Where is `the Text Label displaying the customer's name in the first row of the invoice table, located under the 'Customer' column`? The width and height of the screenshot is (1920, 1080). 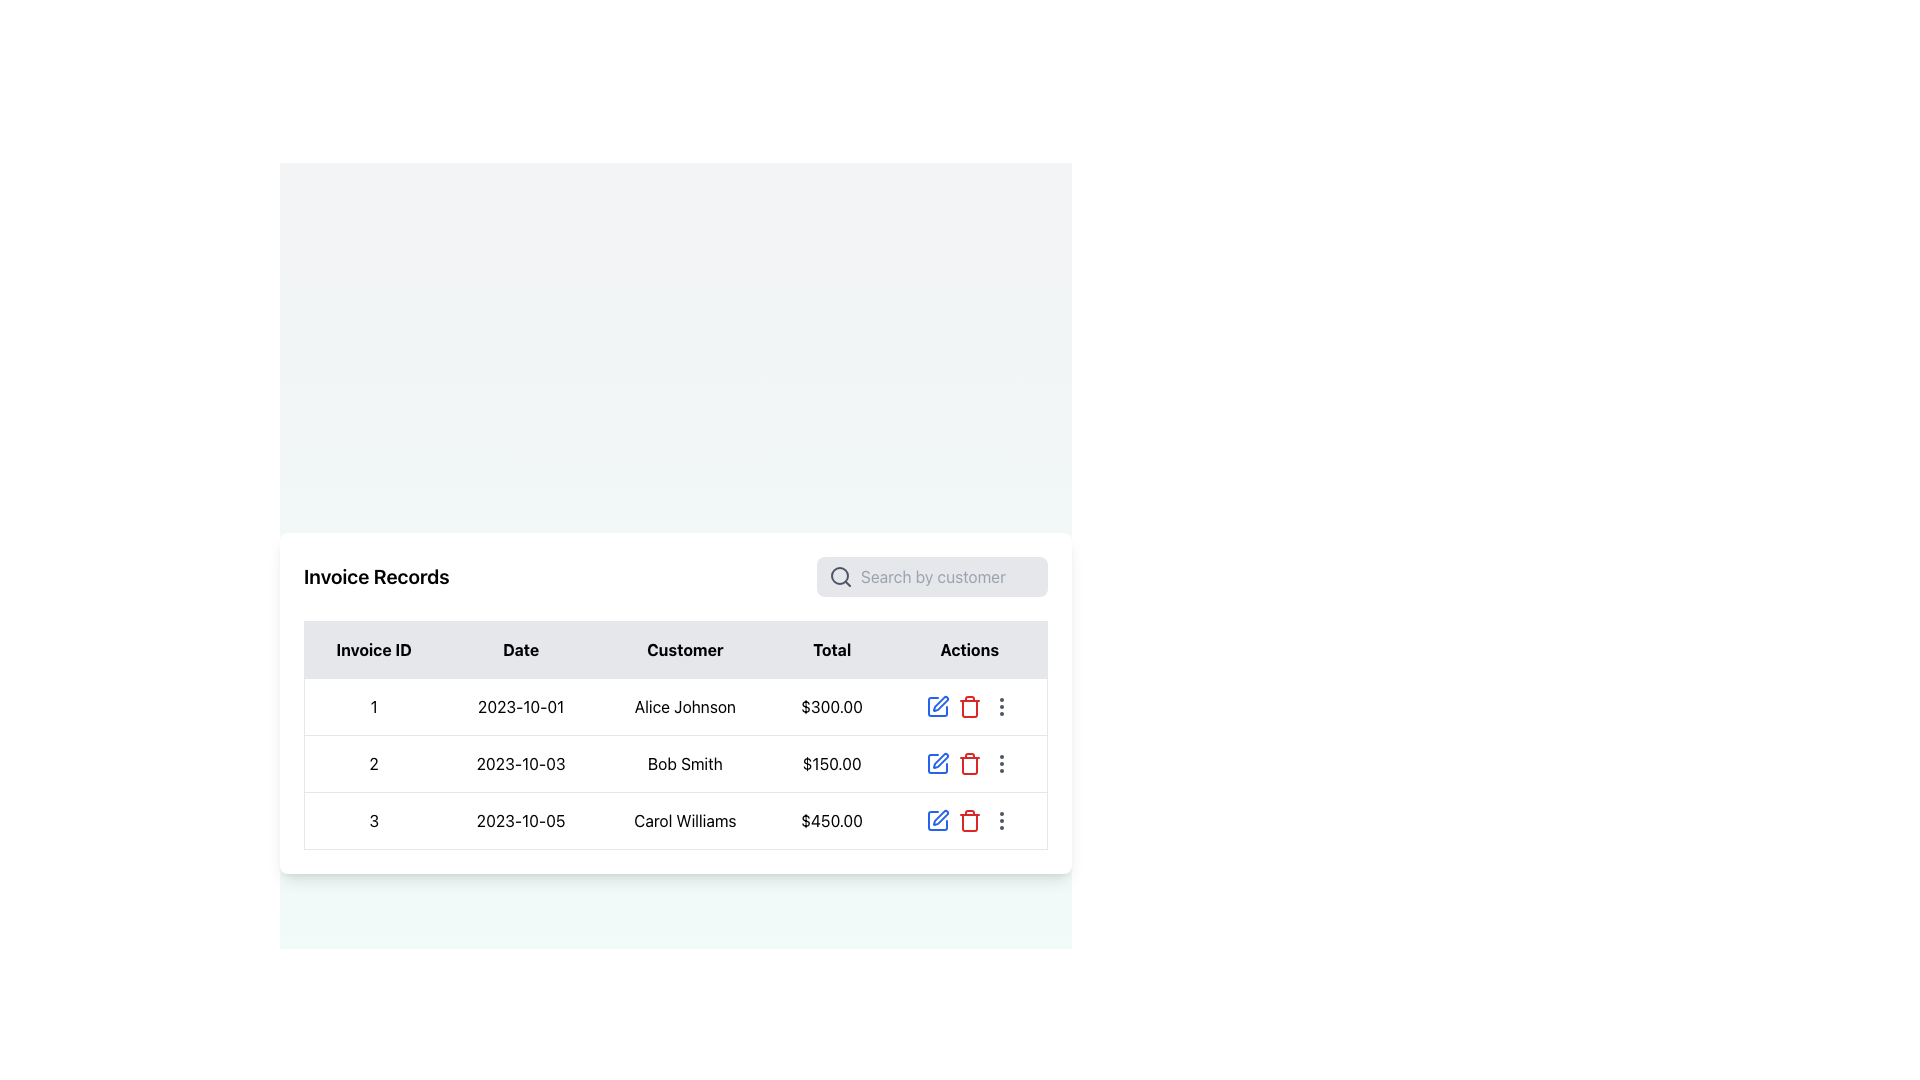
the Text Label displaying the customer's name in the first row of the invoice table, located under the 'Customer' column is located at coordinates (685, 705).